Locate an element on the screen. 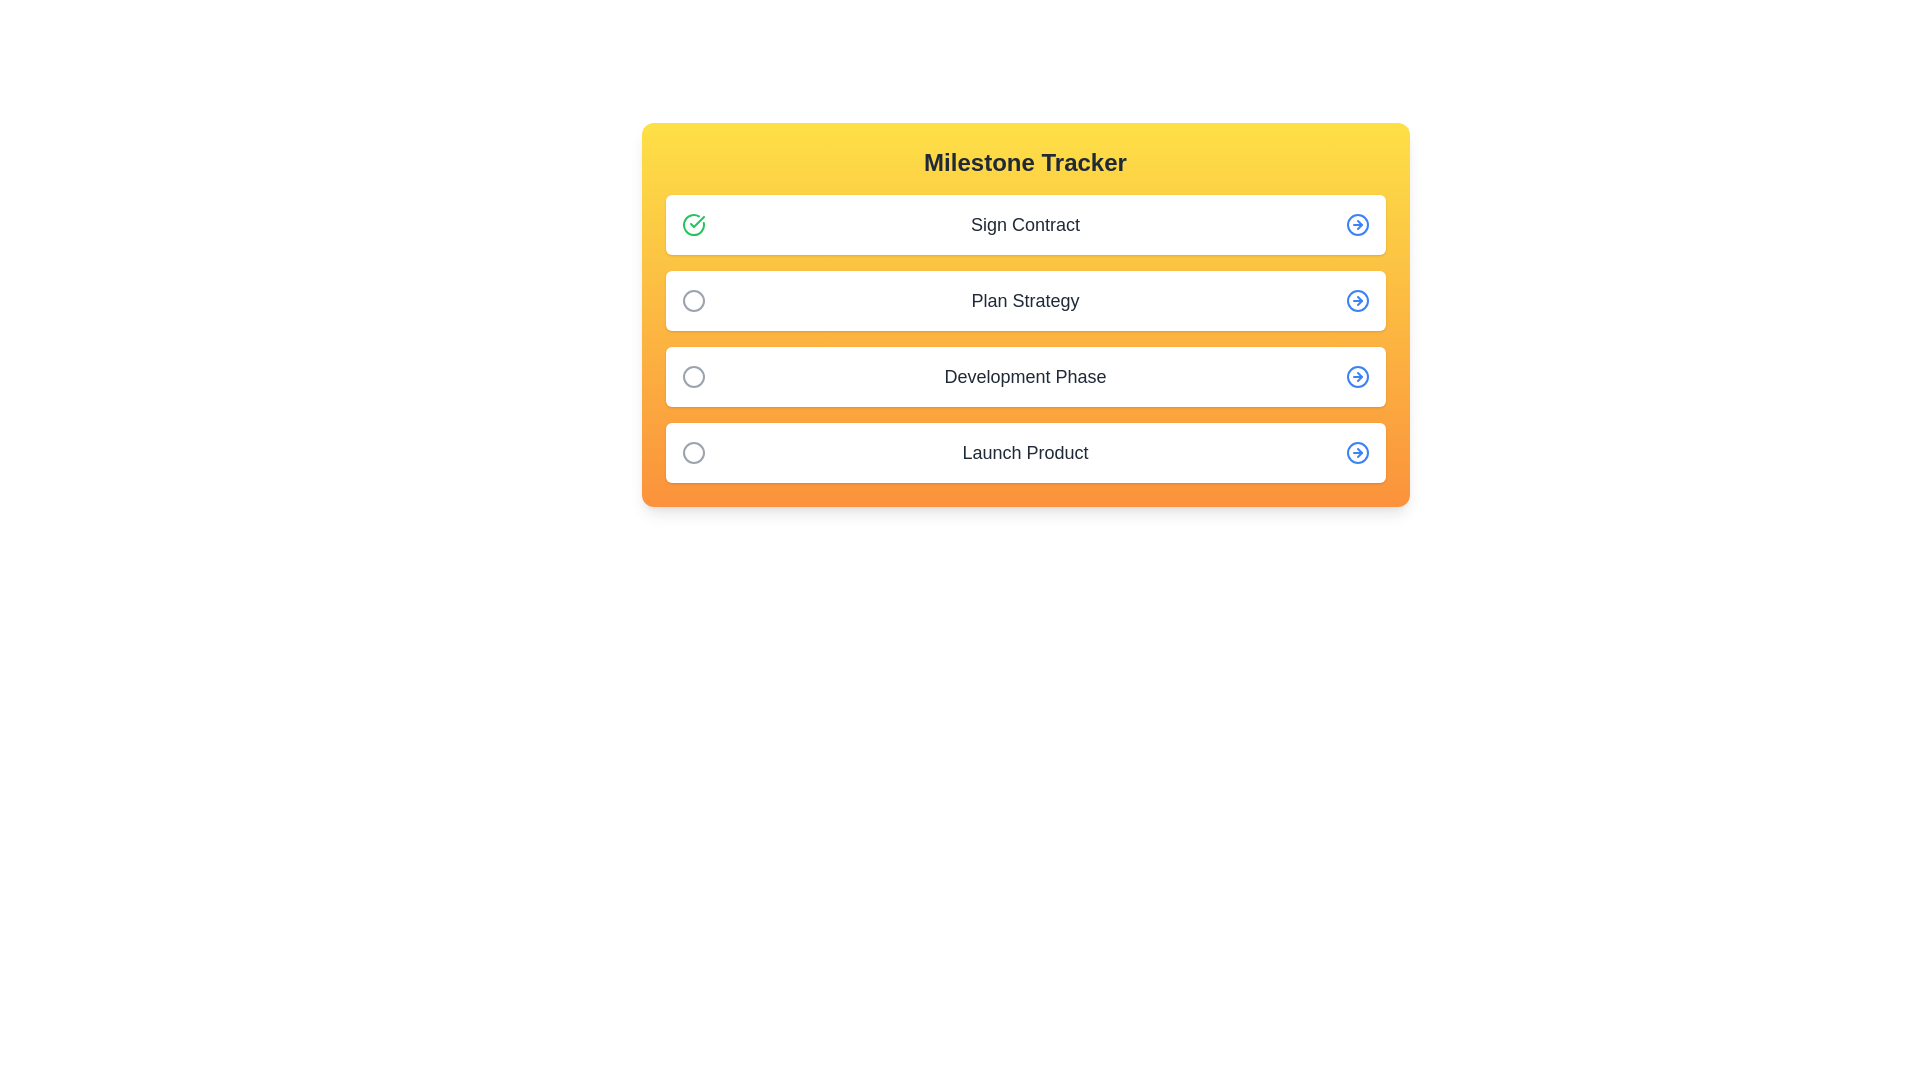  the actionable icon button located at the right end of the 'Sign Contract' row in the 'Milestone Tracker' list is located at coordinates (1357, 224).